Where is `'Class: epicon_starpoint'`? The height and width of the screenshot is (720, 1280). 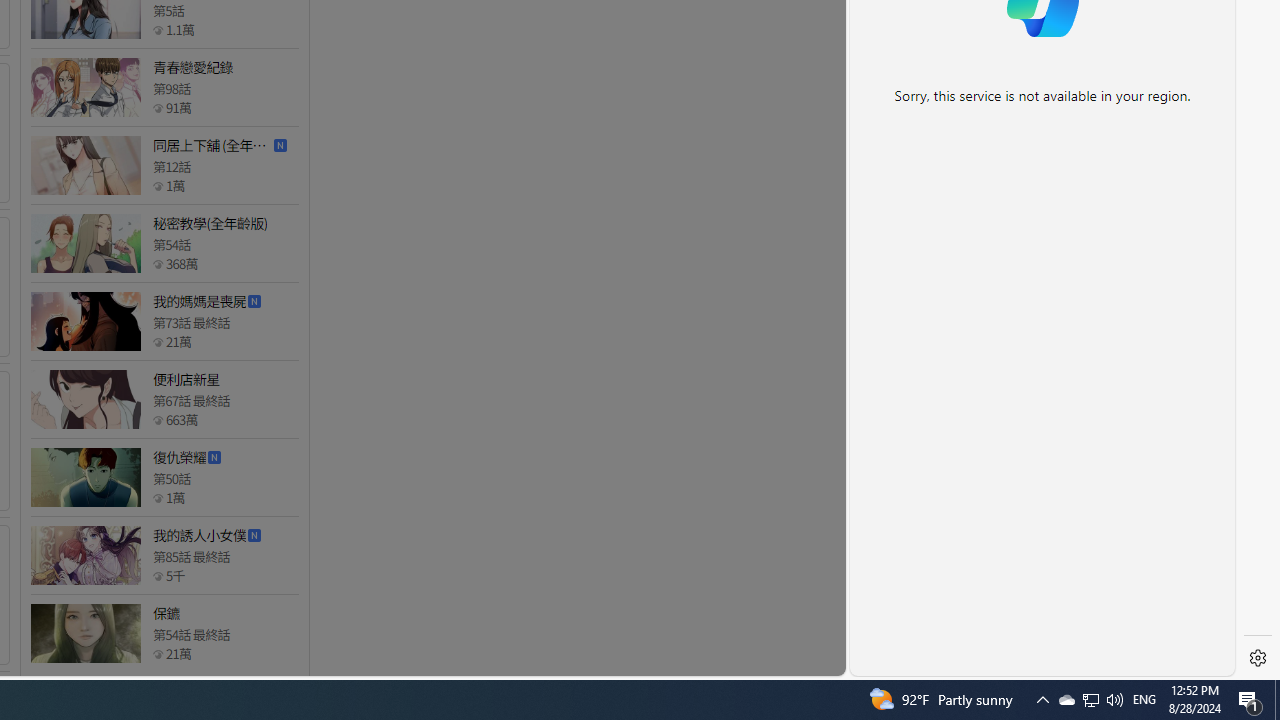
'Class: epicon_starpoint' is located at coordinates (157, 653).